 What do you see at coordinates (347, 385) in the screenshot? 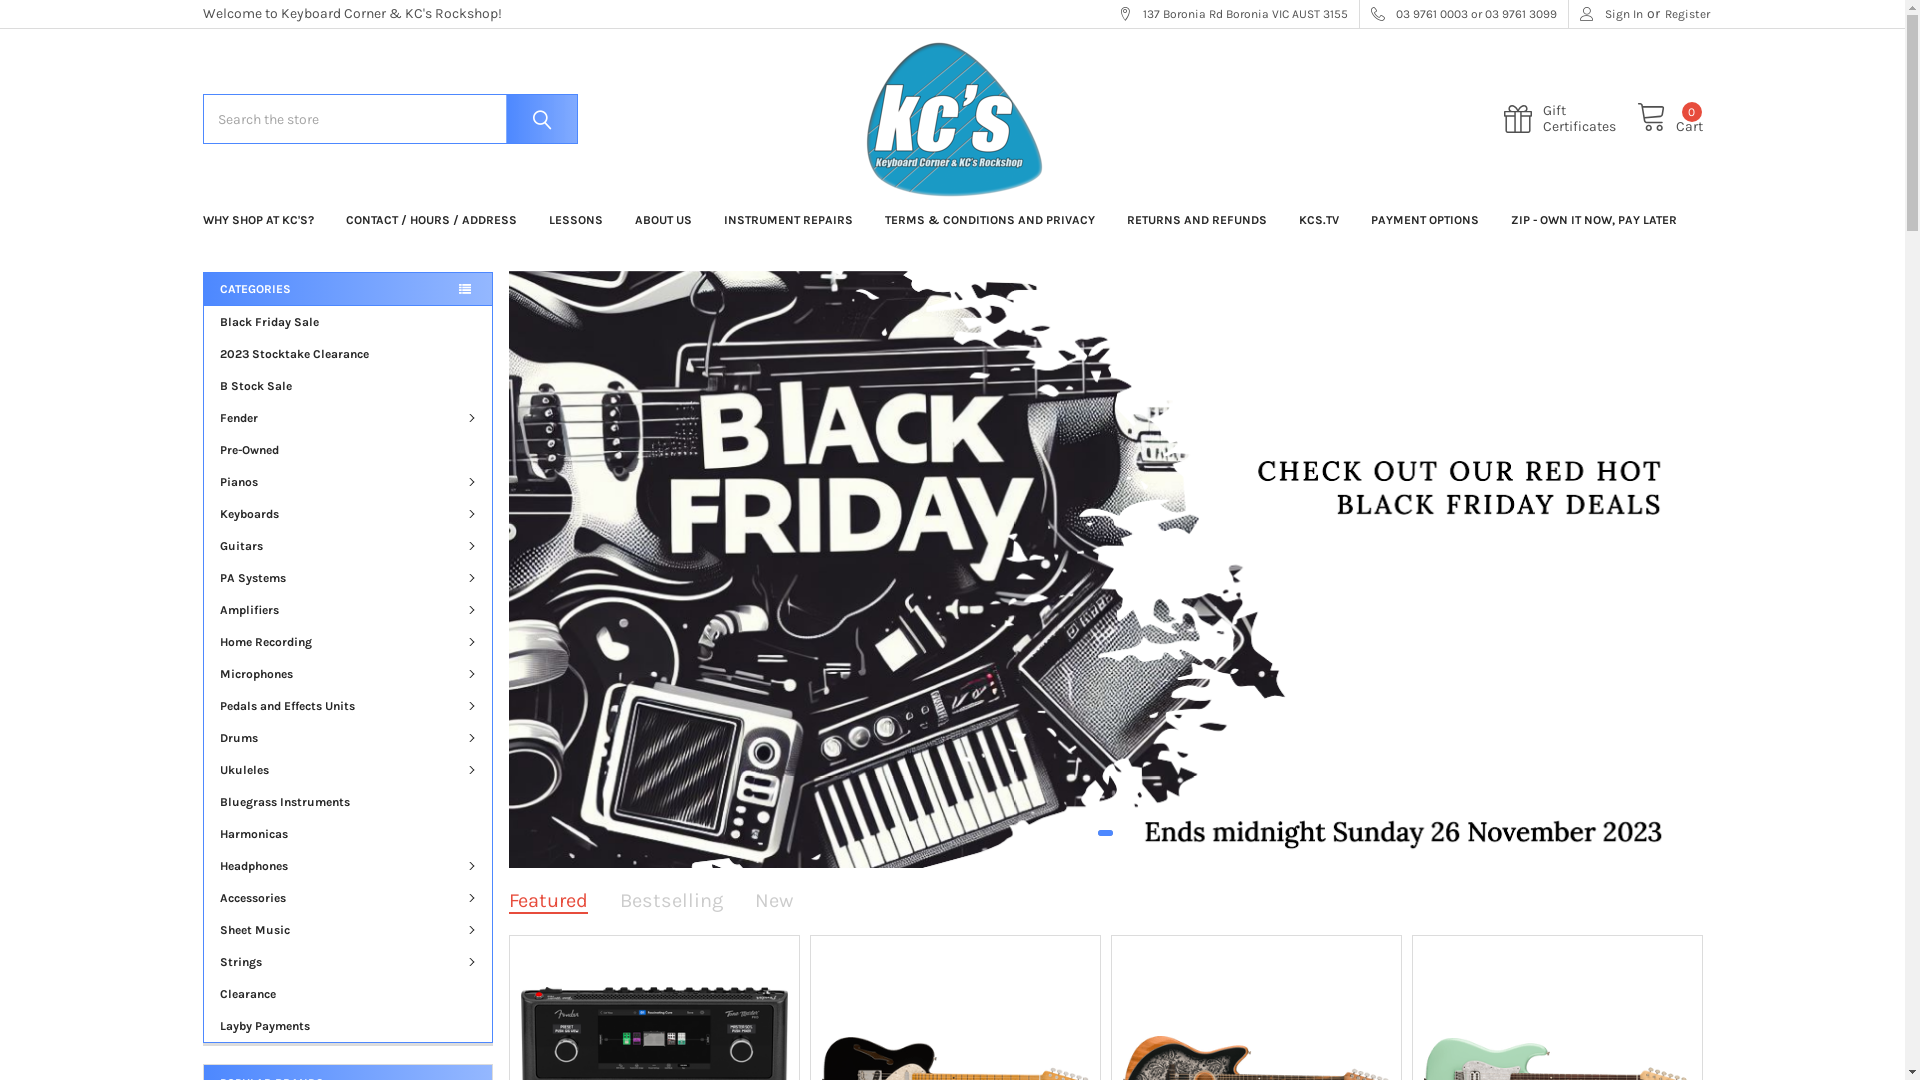
I see `'B Stock Sale'` at bounding box center [347, 385].